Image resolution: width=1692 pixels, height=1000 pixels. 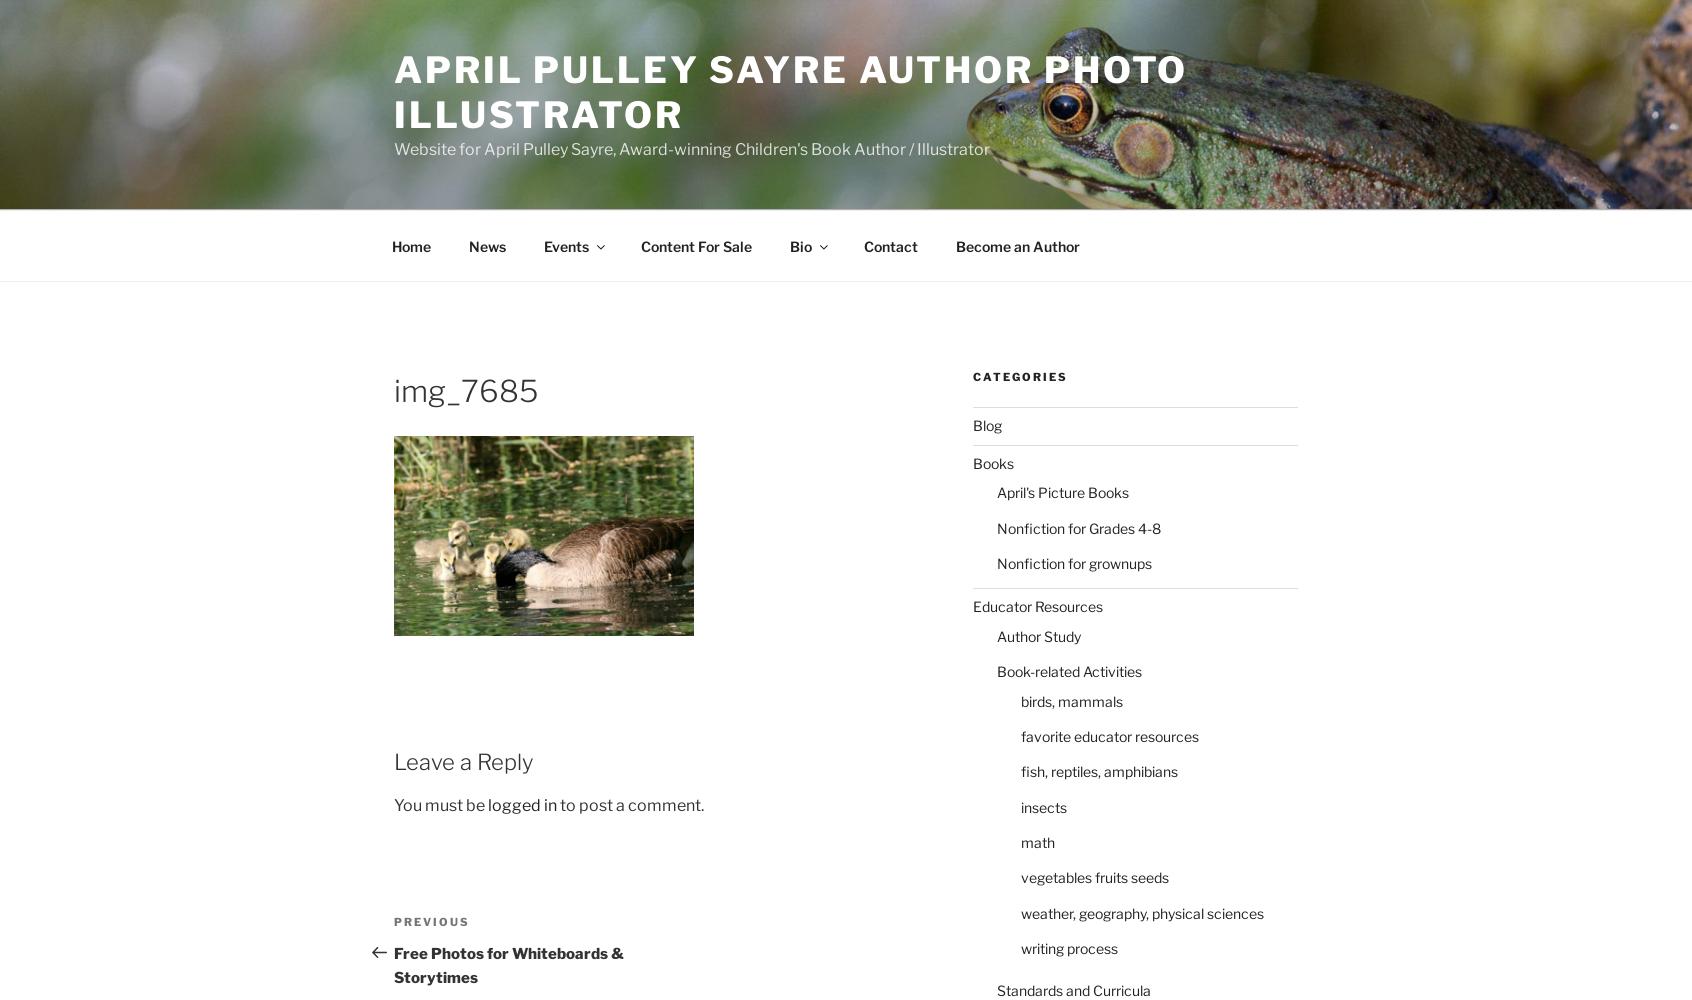 I want to click on 'writing process', so click(x=1068, y=947).